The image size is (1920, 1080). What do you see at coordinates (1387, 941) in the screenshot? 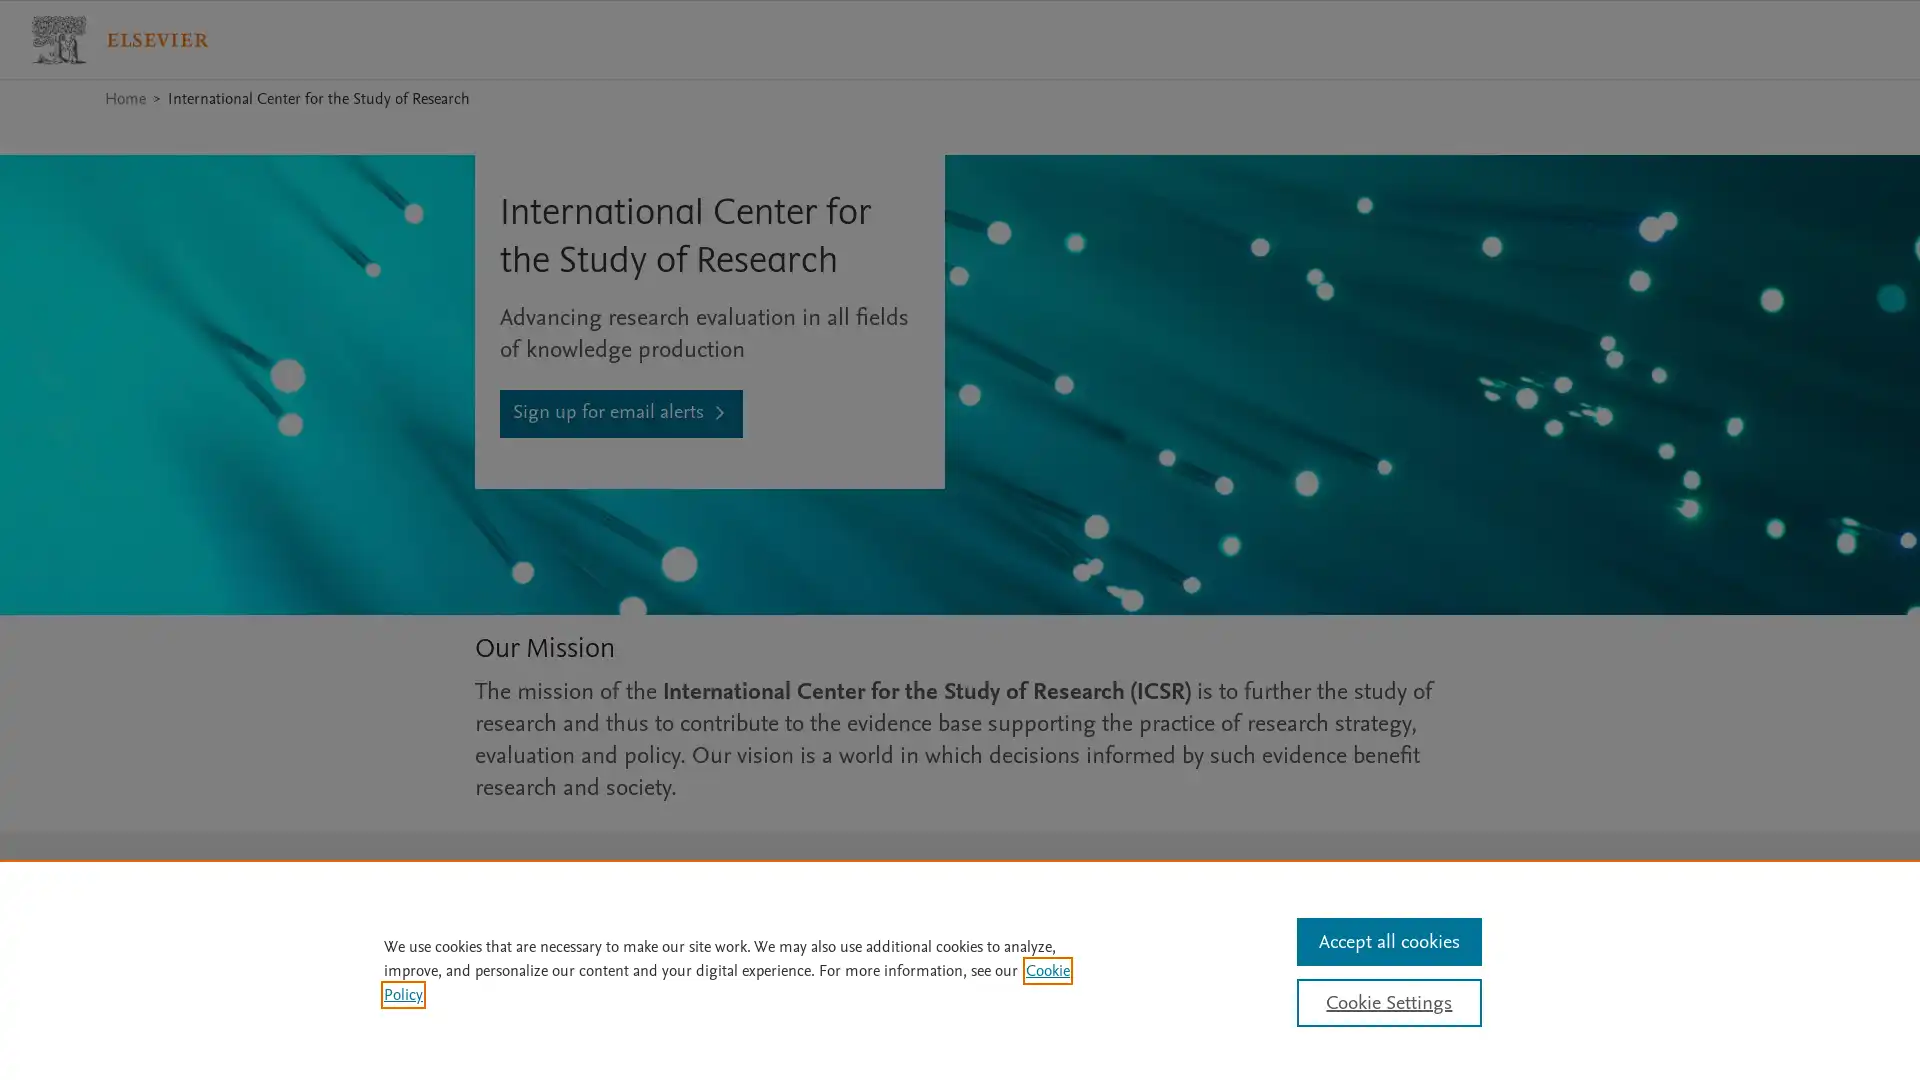
I see `Accept all cookies` at bounding box center [1387, 941].